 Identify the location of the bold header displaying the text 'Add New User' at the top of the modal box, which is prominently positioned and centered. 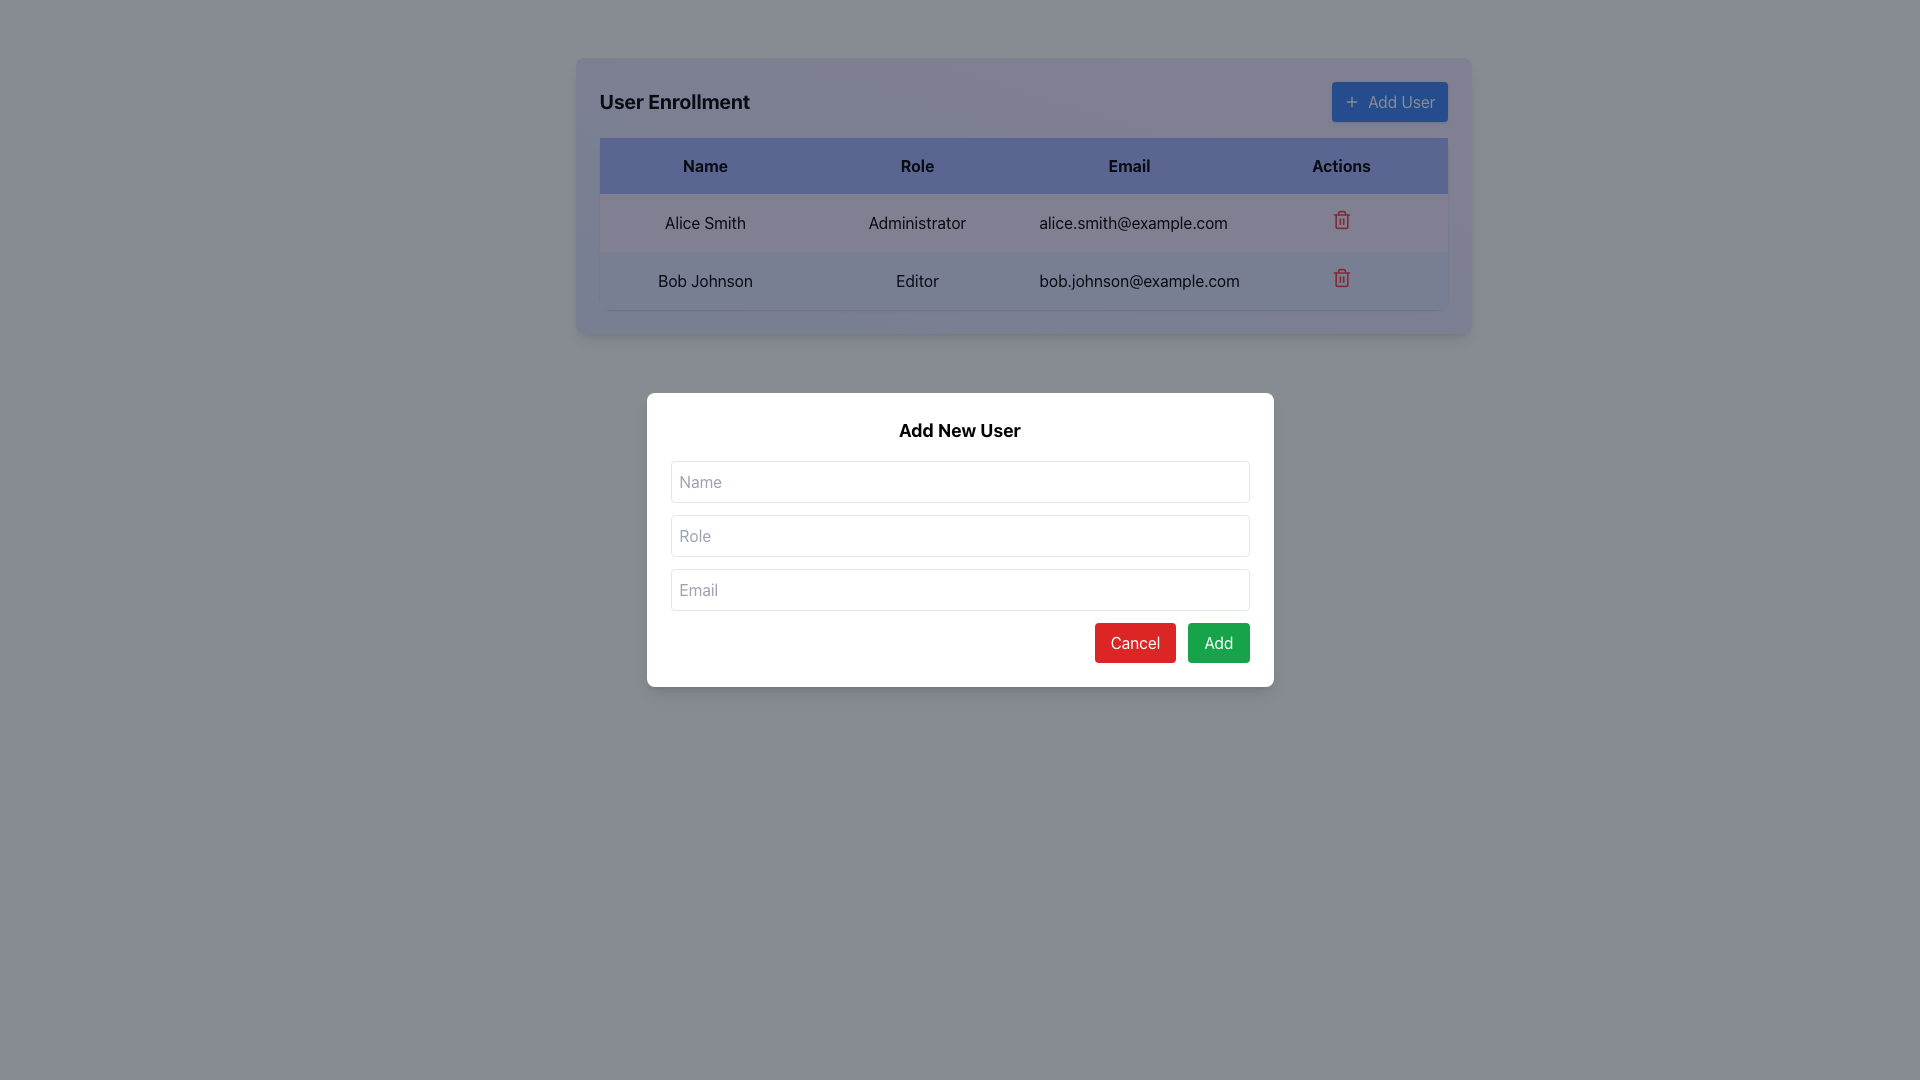
(960, 430).